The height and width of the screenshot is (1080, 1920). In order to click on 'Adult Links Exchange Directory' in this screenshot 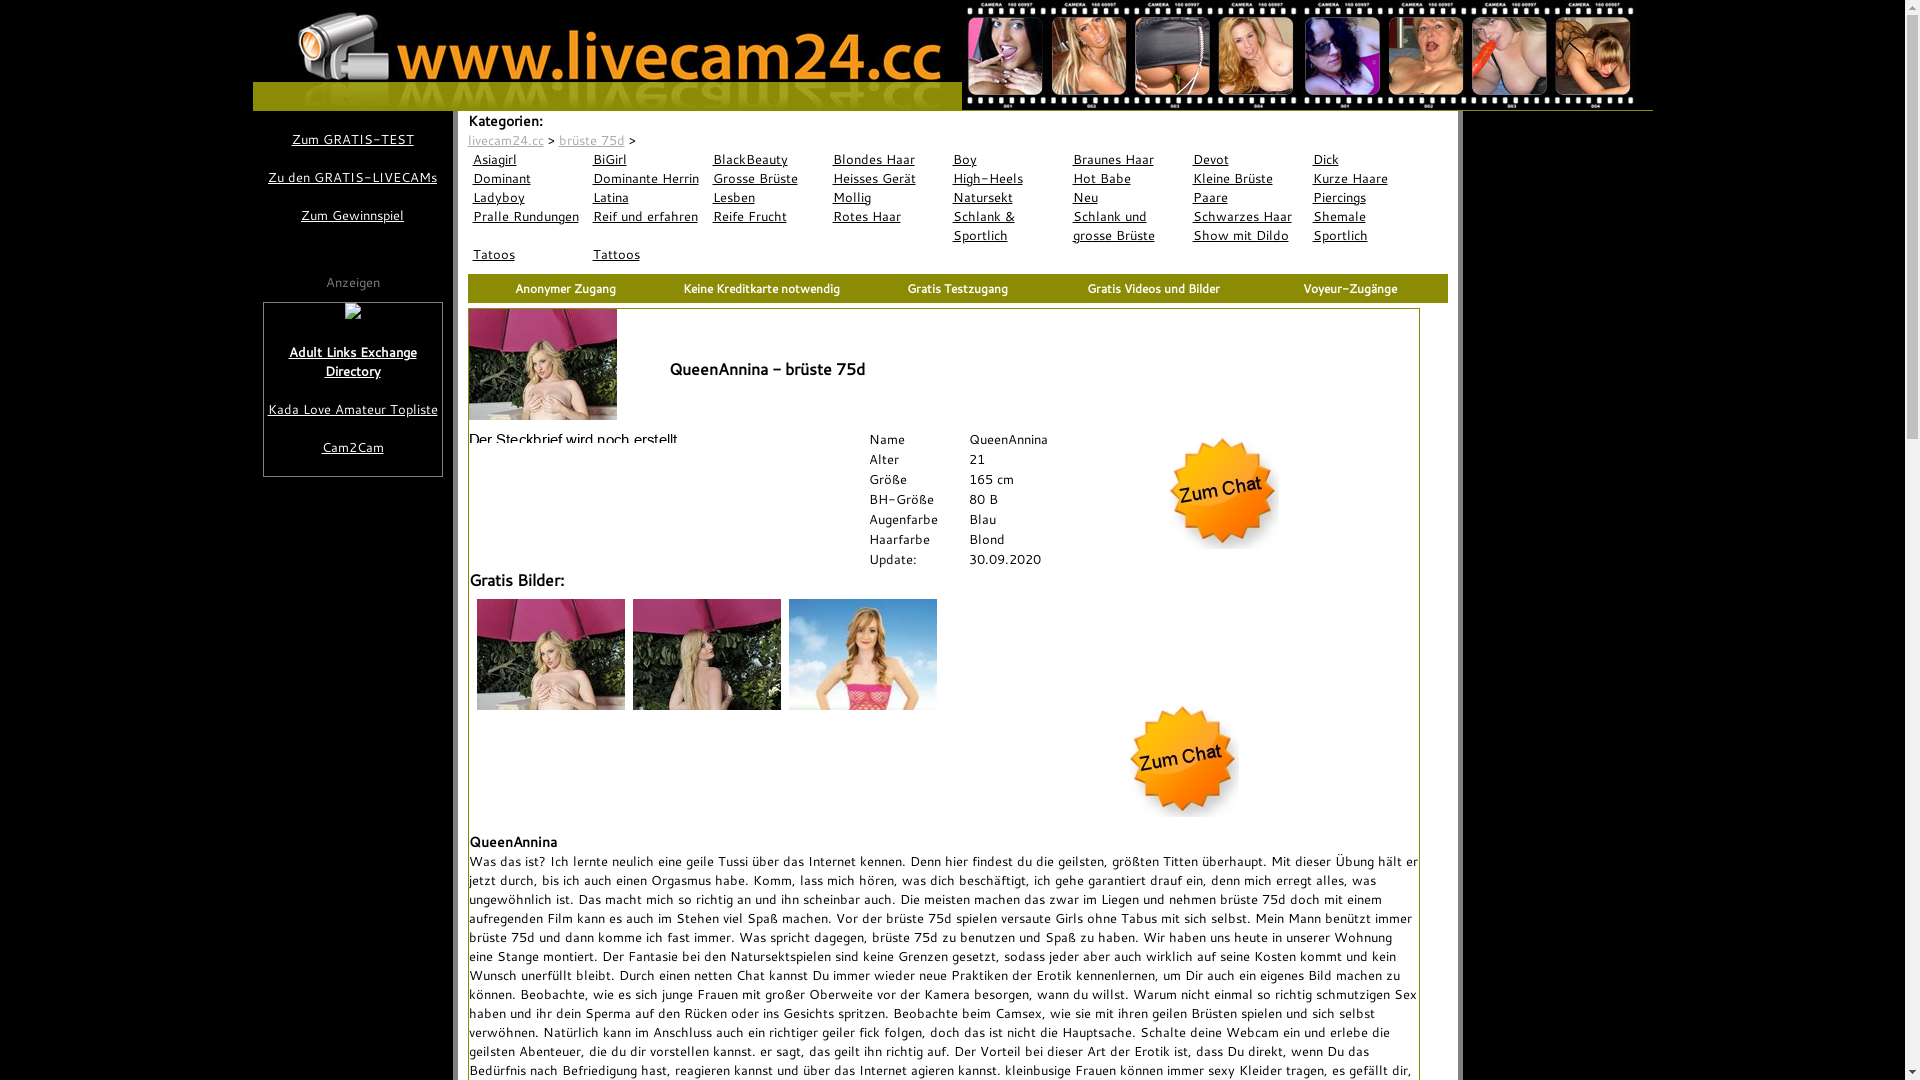, I will do `click(353, 362)`.